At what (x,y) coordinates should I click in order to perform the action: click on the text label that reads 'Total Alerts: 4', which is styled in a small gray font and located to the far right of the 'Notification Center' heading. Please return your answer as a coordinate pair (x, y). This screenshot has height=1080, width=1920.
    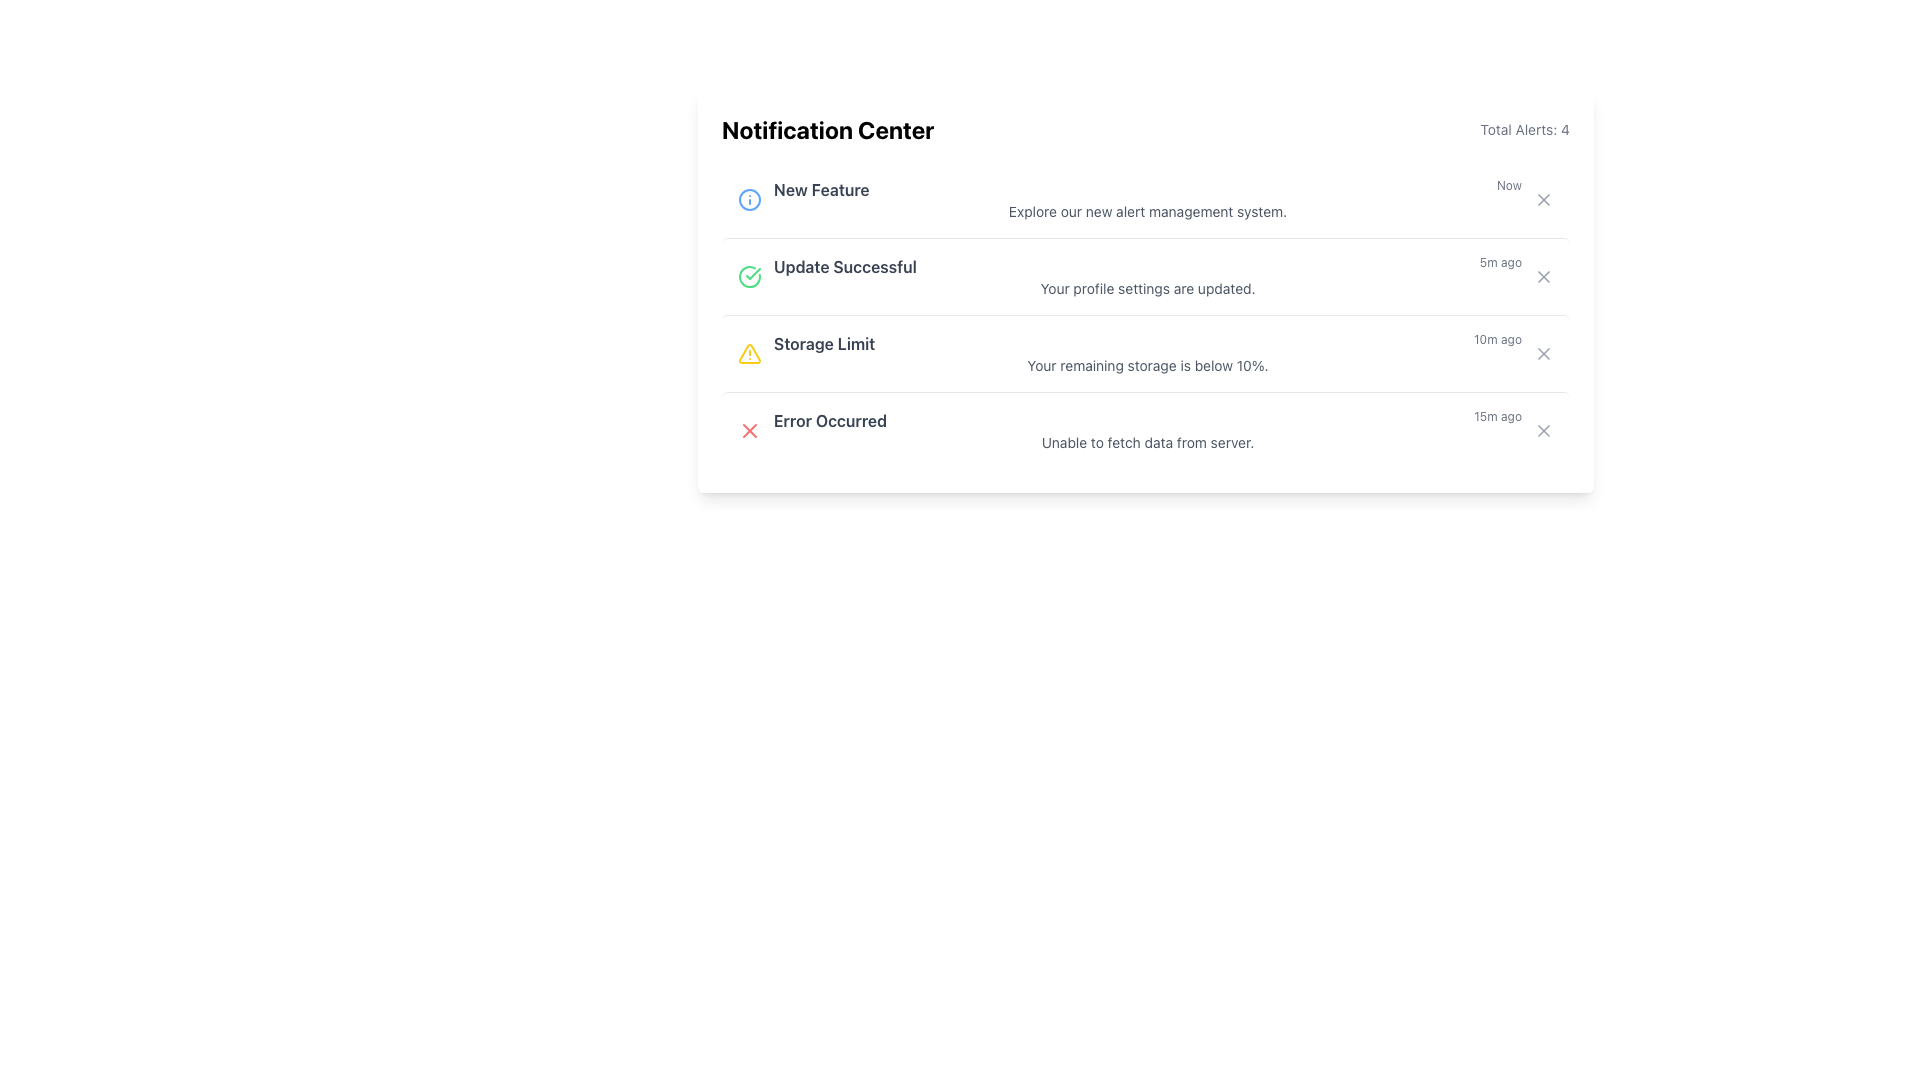
    Looking at the image, I should click on (1524, 130).